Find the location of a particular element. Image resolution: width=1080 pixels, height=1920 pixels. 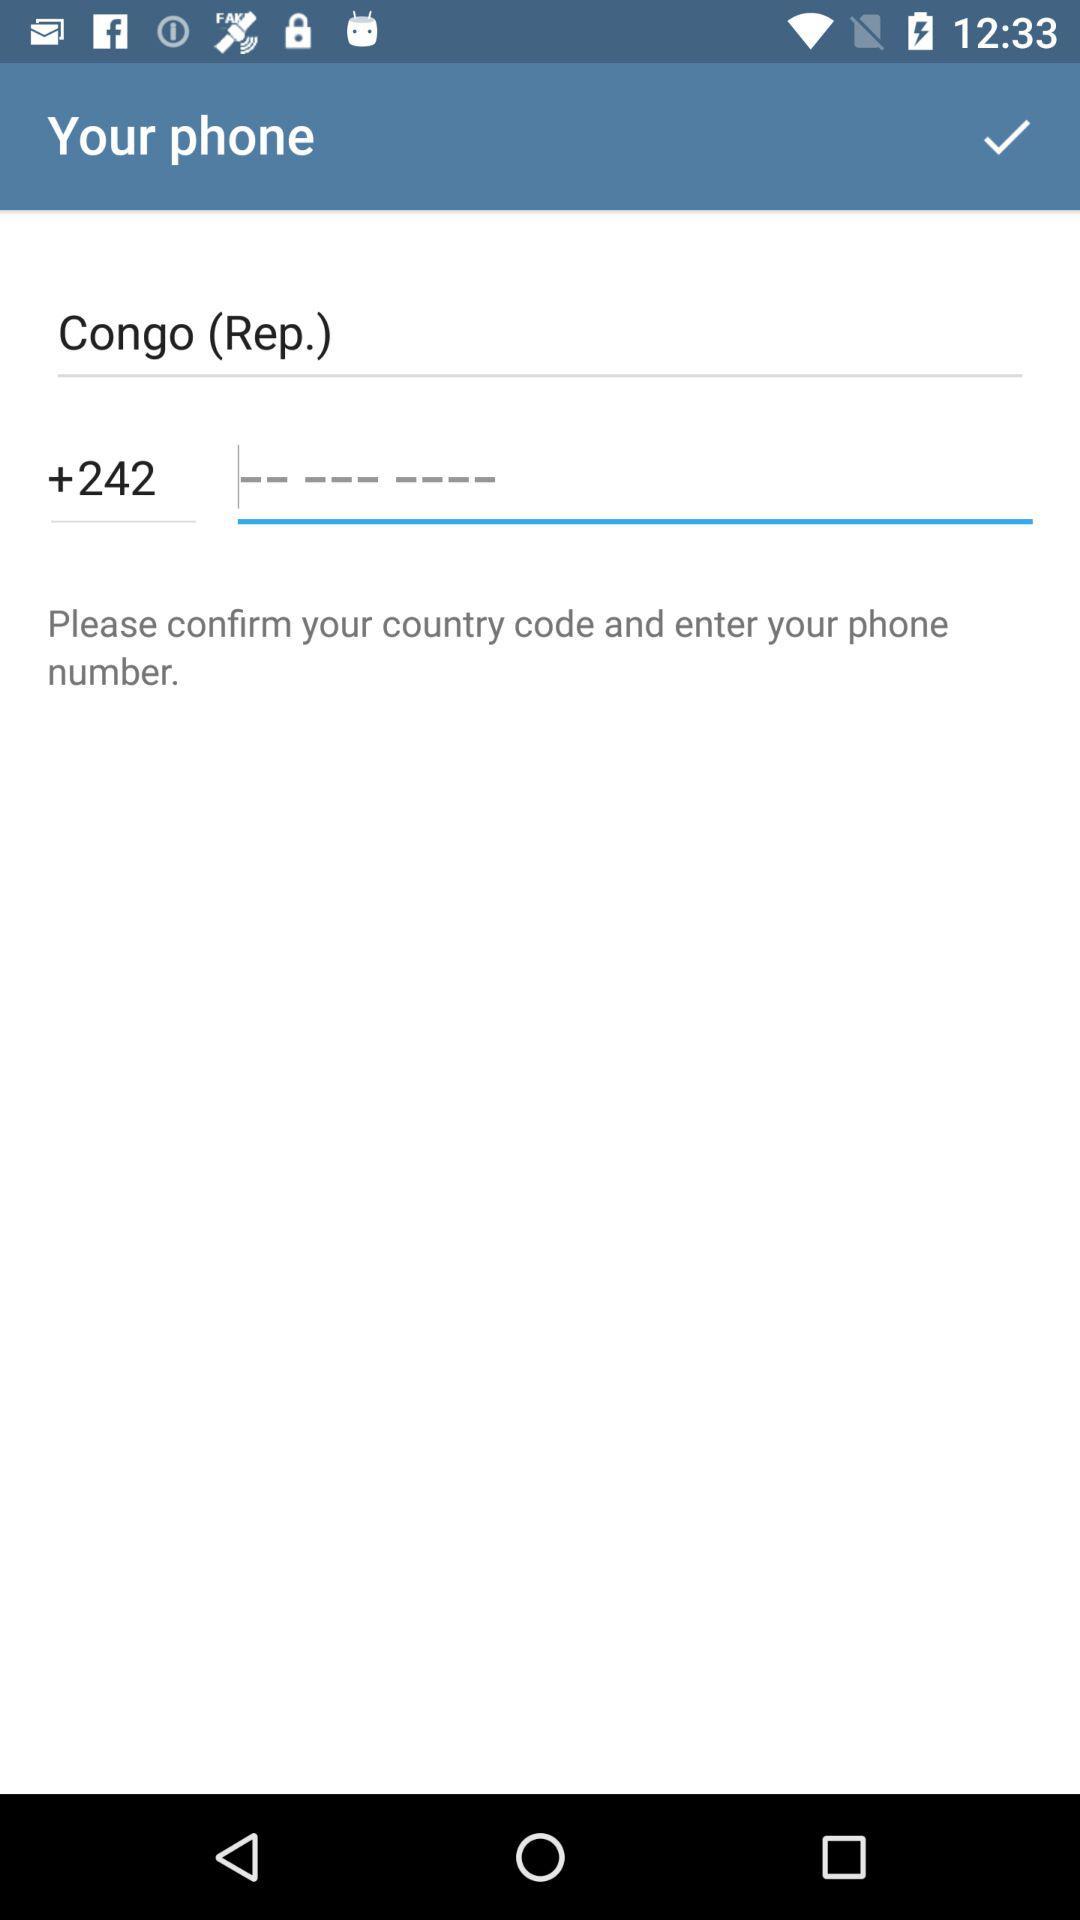

a phone number is located at coordinates (635, 475).